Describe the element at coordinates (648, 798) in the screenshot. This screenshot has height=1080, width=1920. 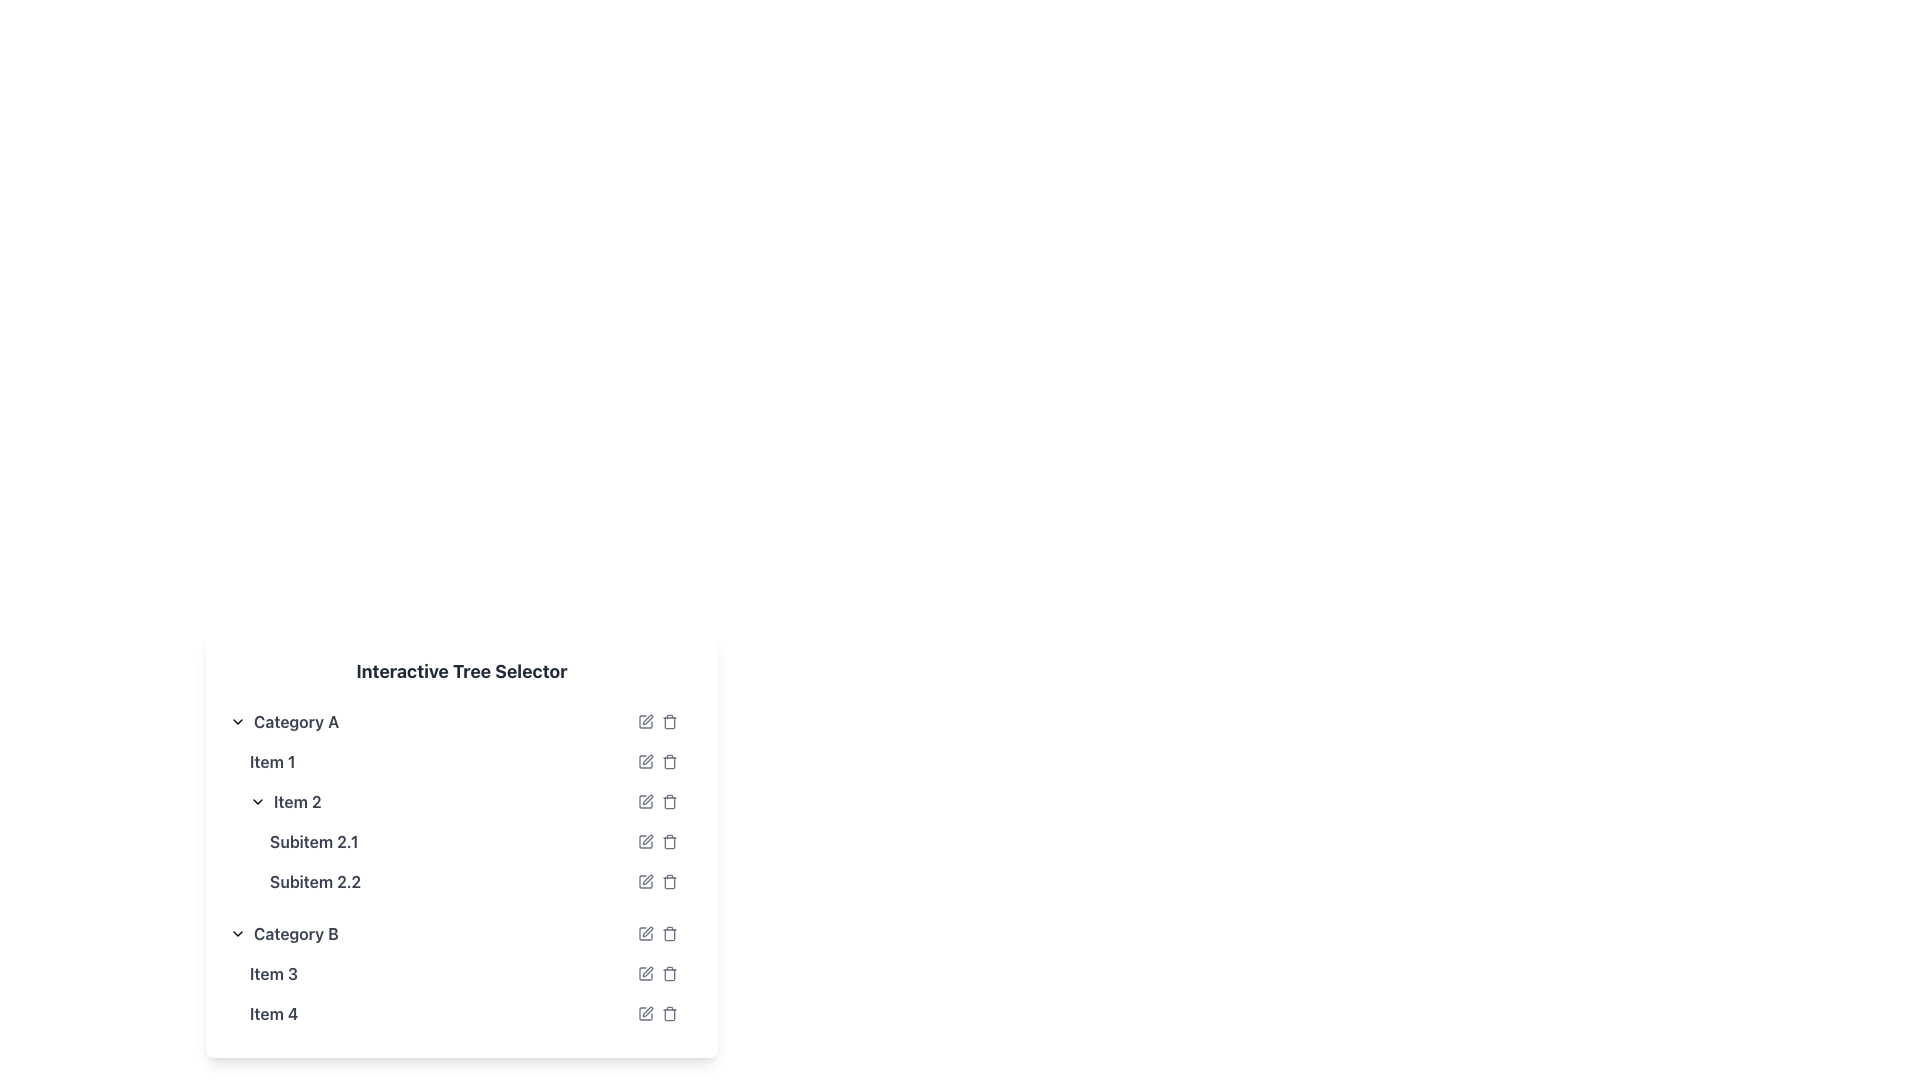
I see `the Interactive Icon next to 'Item 2' in the hierarchical tree selector` at that location.